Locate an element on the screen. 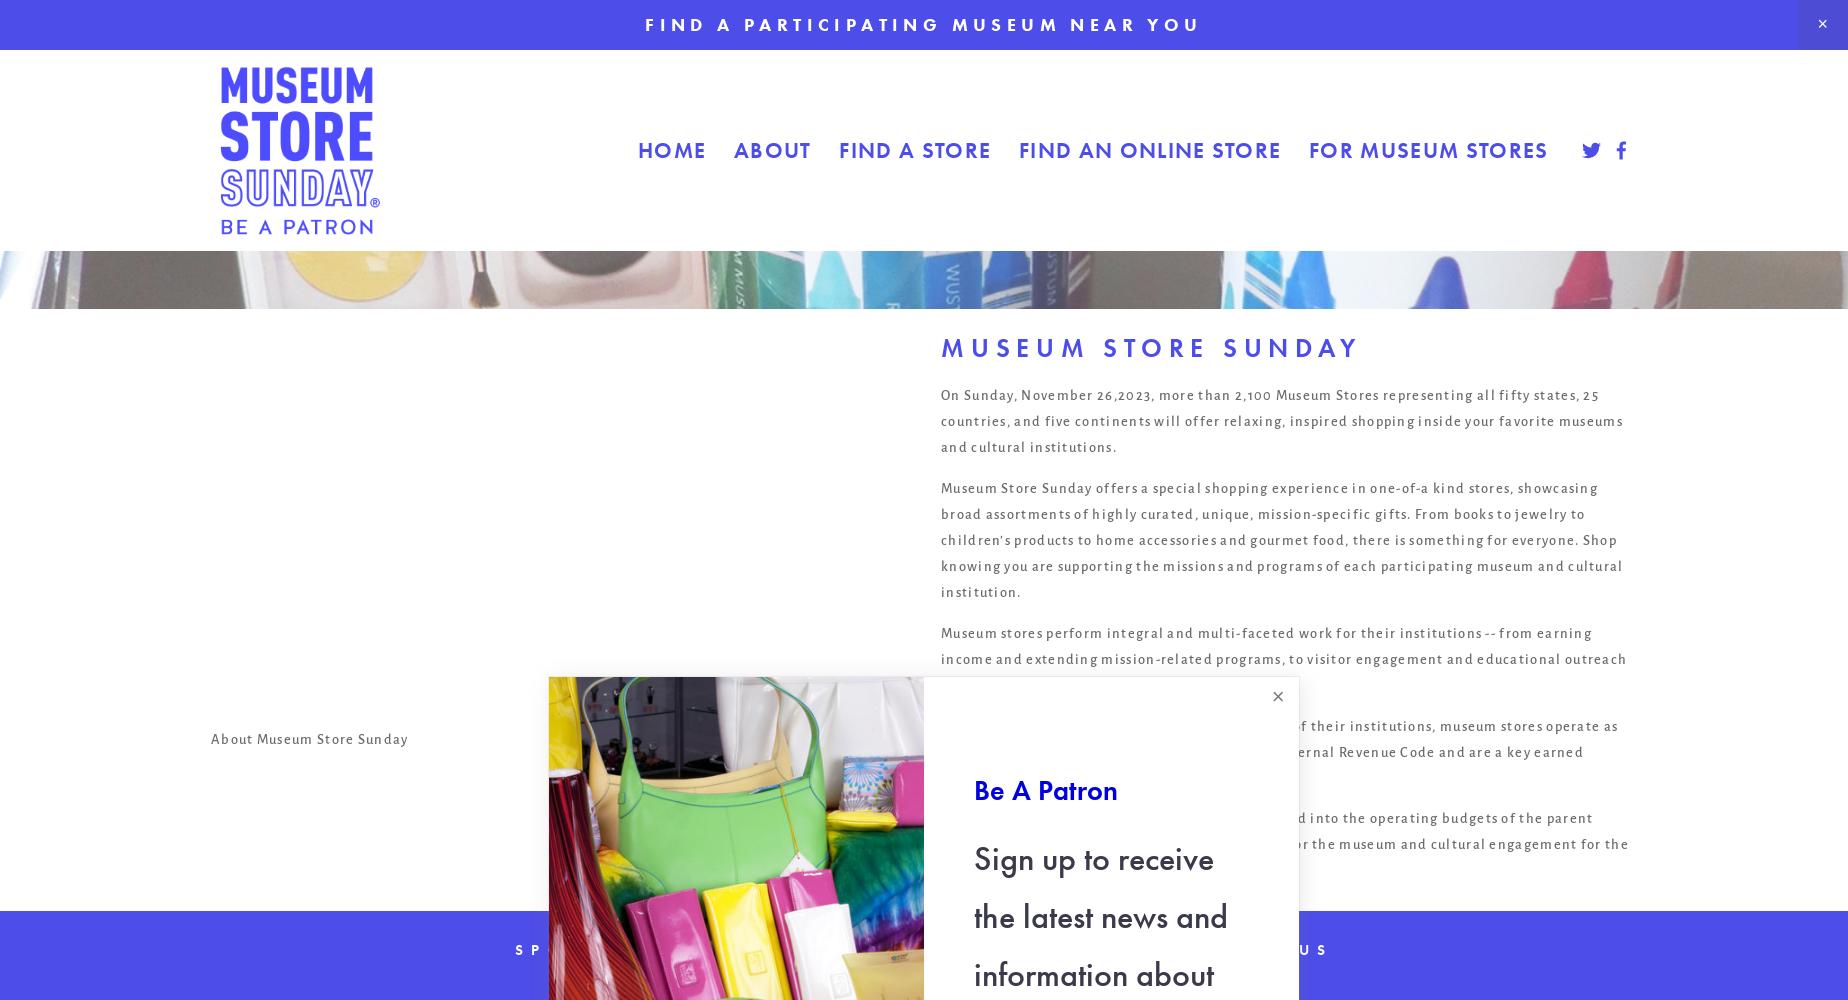 Image resolution: width=1848 pixels, height=1000 pixels. 'On Sunday, November 26,2023, more than 2,100 Museum Stores representing all fifty states, 25 countries, and five continents will offer relaxing, inspired shopping inside your favorite museums and cultural institutions.' is located at coordinates (1283, 421).